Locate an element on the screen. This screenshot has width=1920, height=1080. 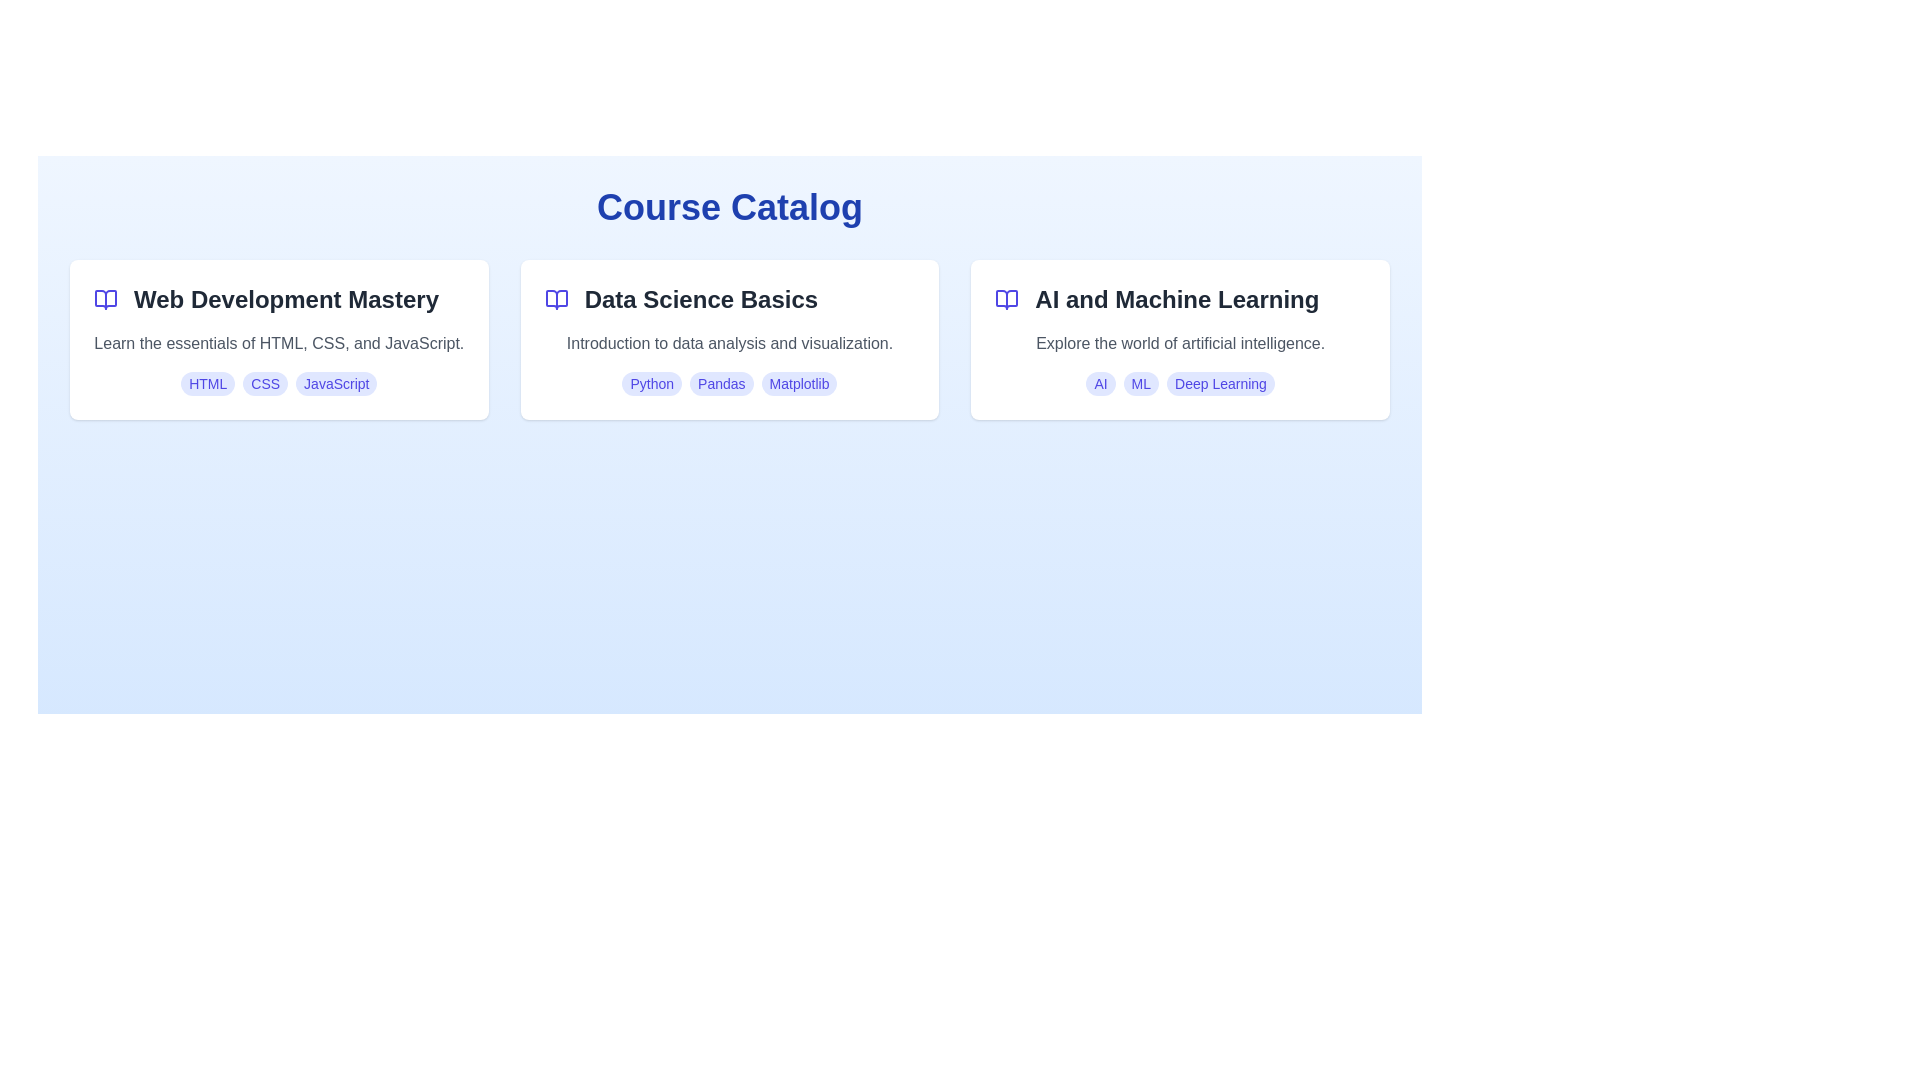
the pill-shaped button labeled 'HTML' with a light indigo background, located under the 'Web Development Mastery' heading is located at coordinates (208, 384).